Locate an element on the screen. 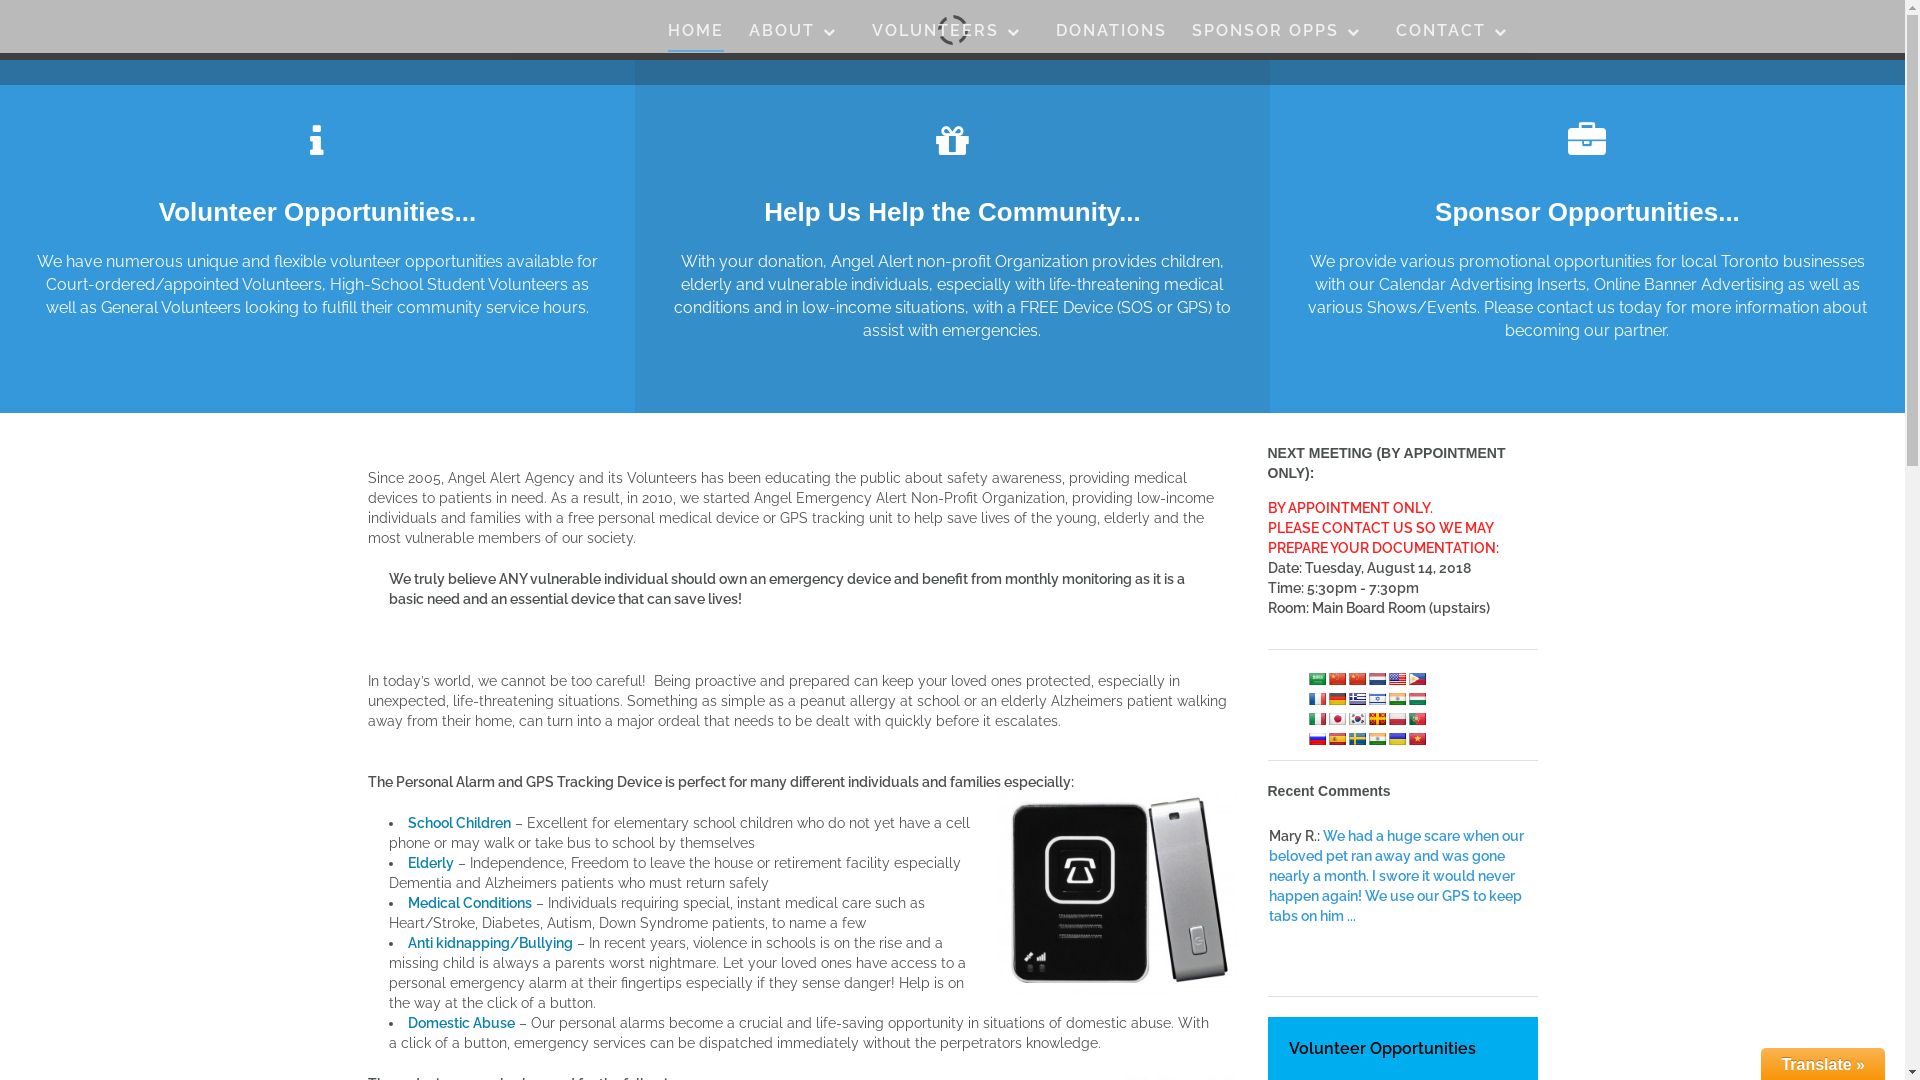  'VOLUNTEERS' is located at coordinates (950, 34).